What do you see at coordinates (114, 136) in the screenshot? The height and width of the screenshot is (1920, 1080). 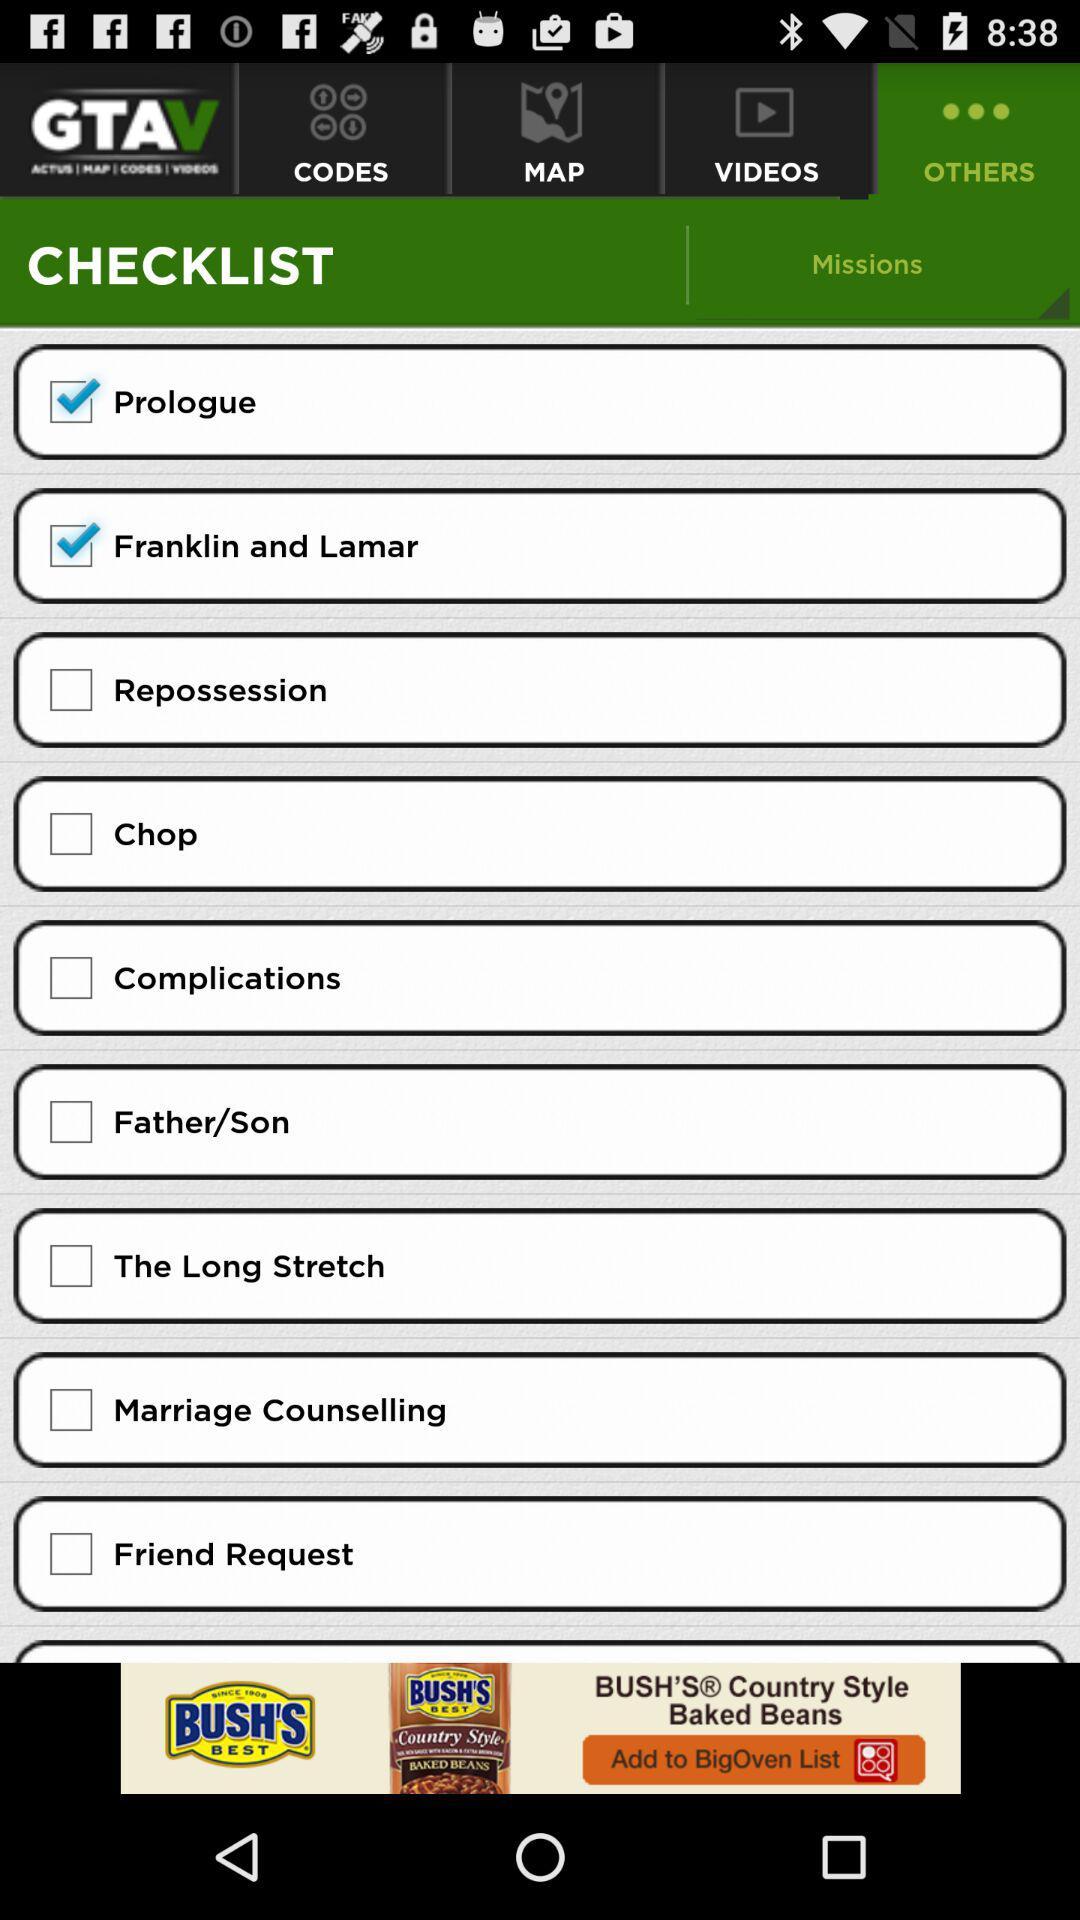 I see `the font icon` at bounding box center [114, 136].